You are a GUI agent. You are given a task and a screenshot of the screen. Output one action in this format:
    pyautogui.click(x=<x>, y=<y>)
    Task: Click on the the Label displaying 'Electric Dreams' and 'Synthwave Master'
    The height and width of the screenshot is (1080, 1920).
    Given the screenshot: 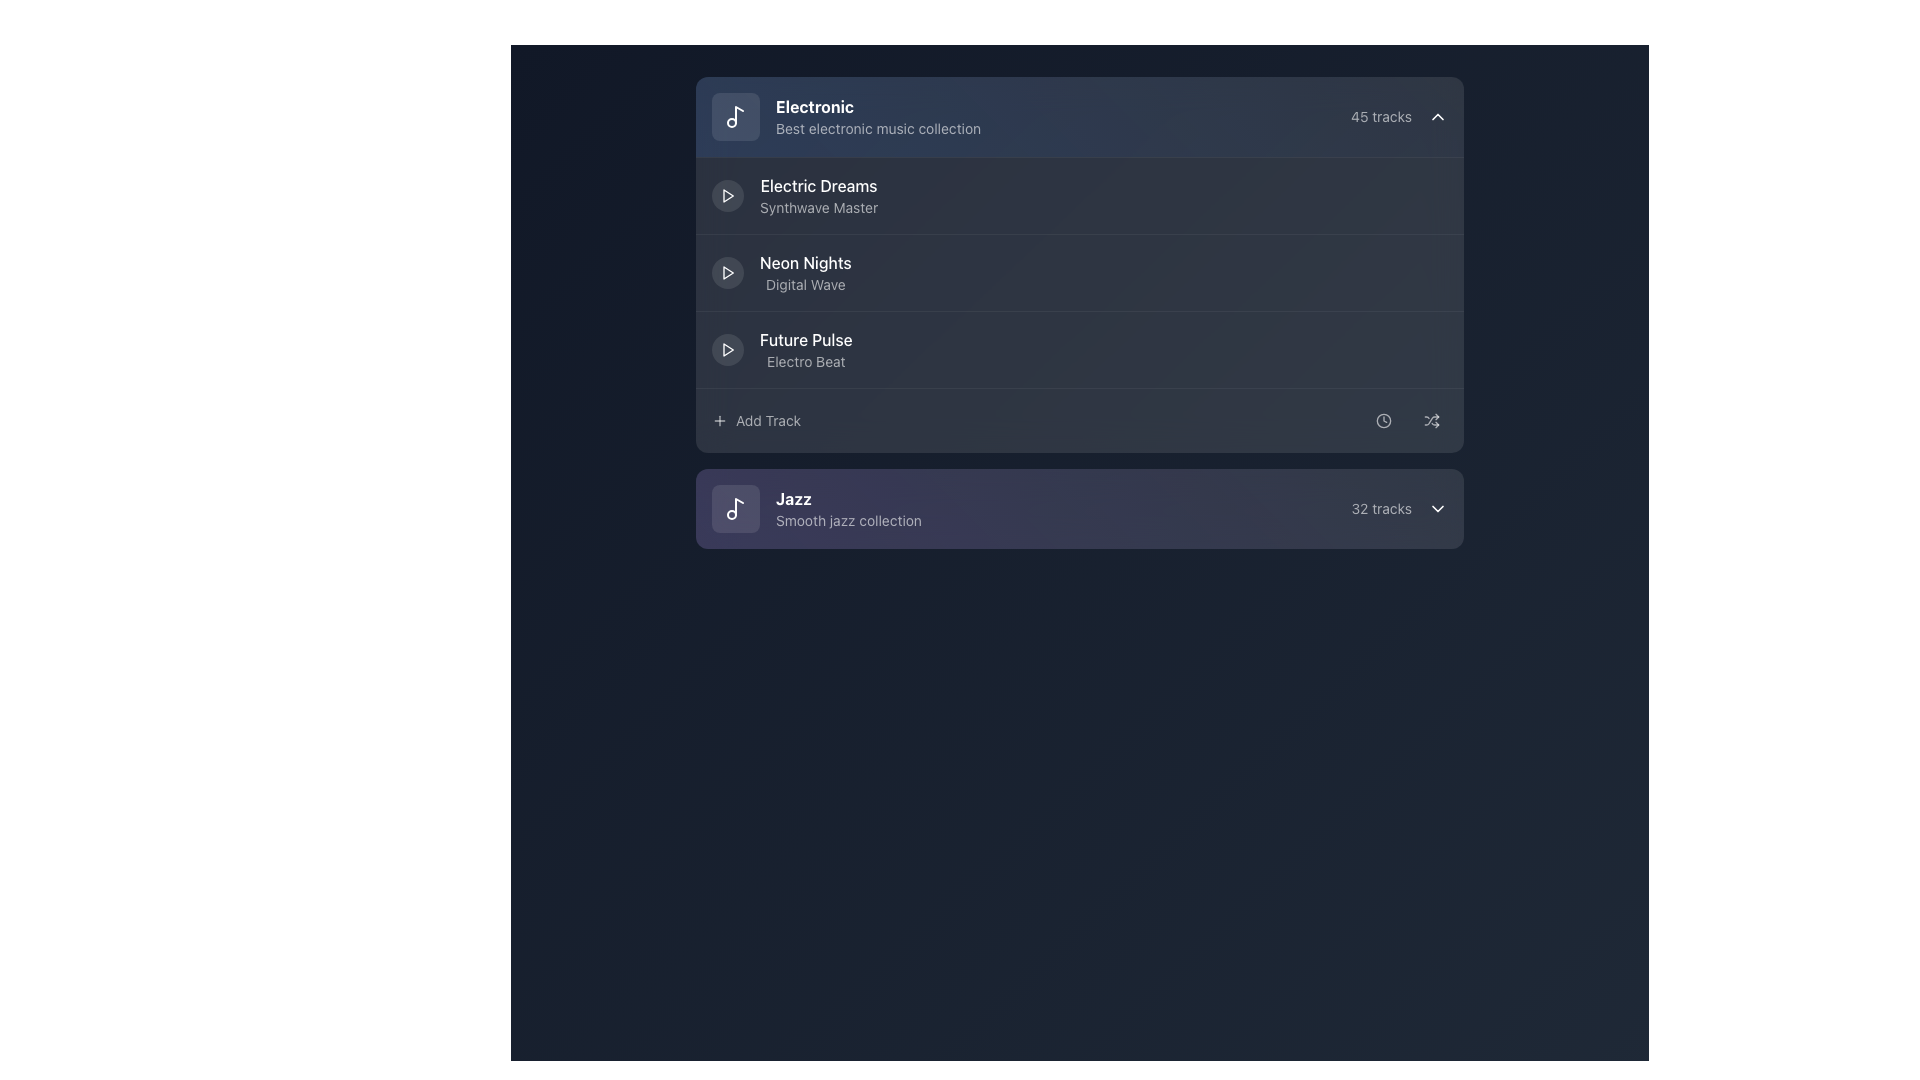 What is the action you would take?
    pyautogui.click(x=819, y=196)
    